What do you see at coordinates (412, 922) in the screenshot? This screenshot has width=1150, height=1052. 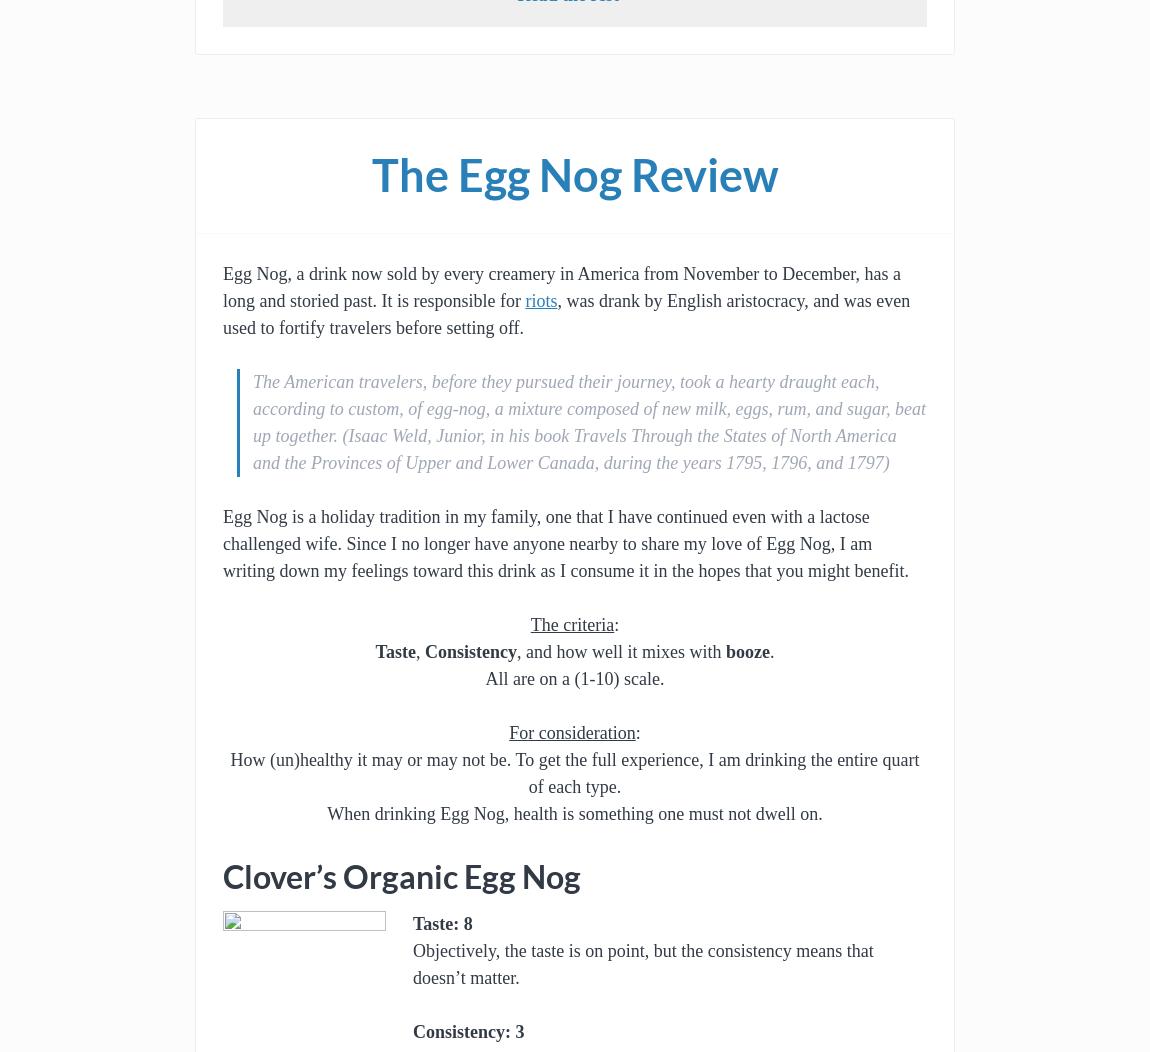 I see `'Taste: 8'` at bounding box center [412, 922].